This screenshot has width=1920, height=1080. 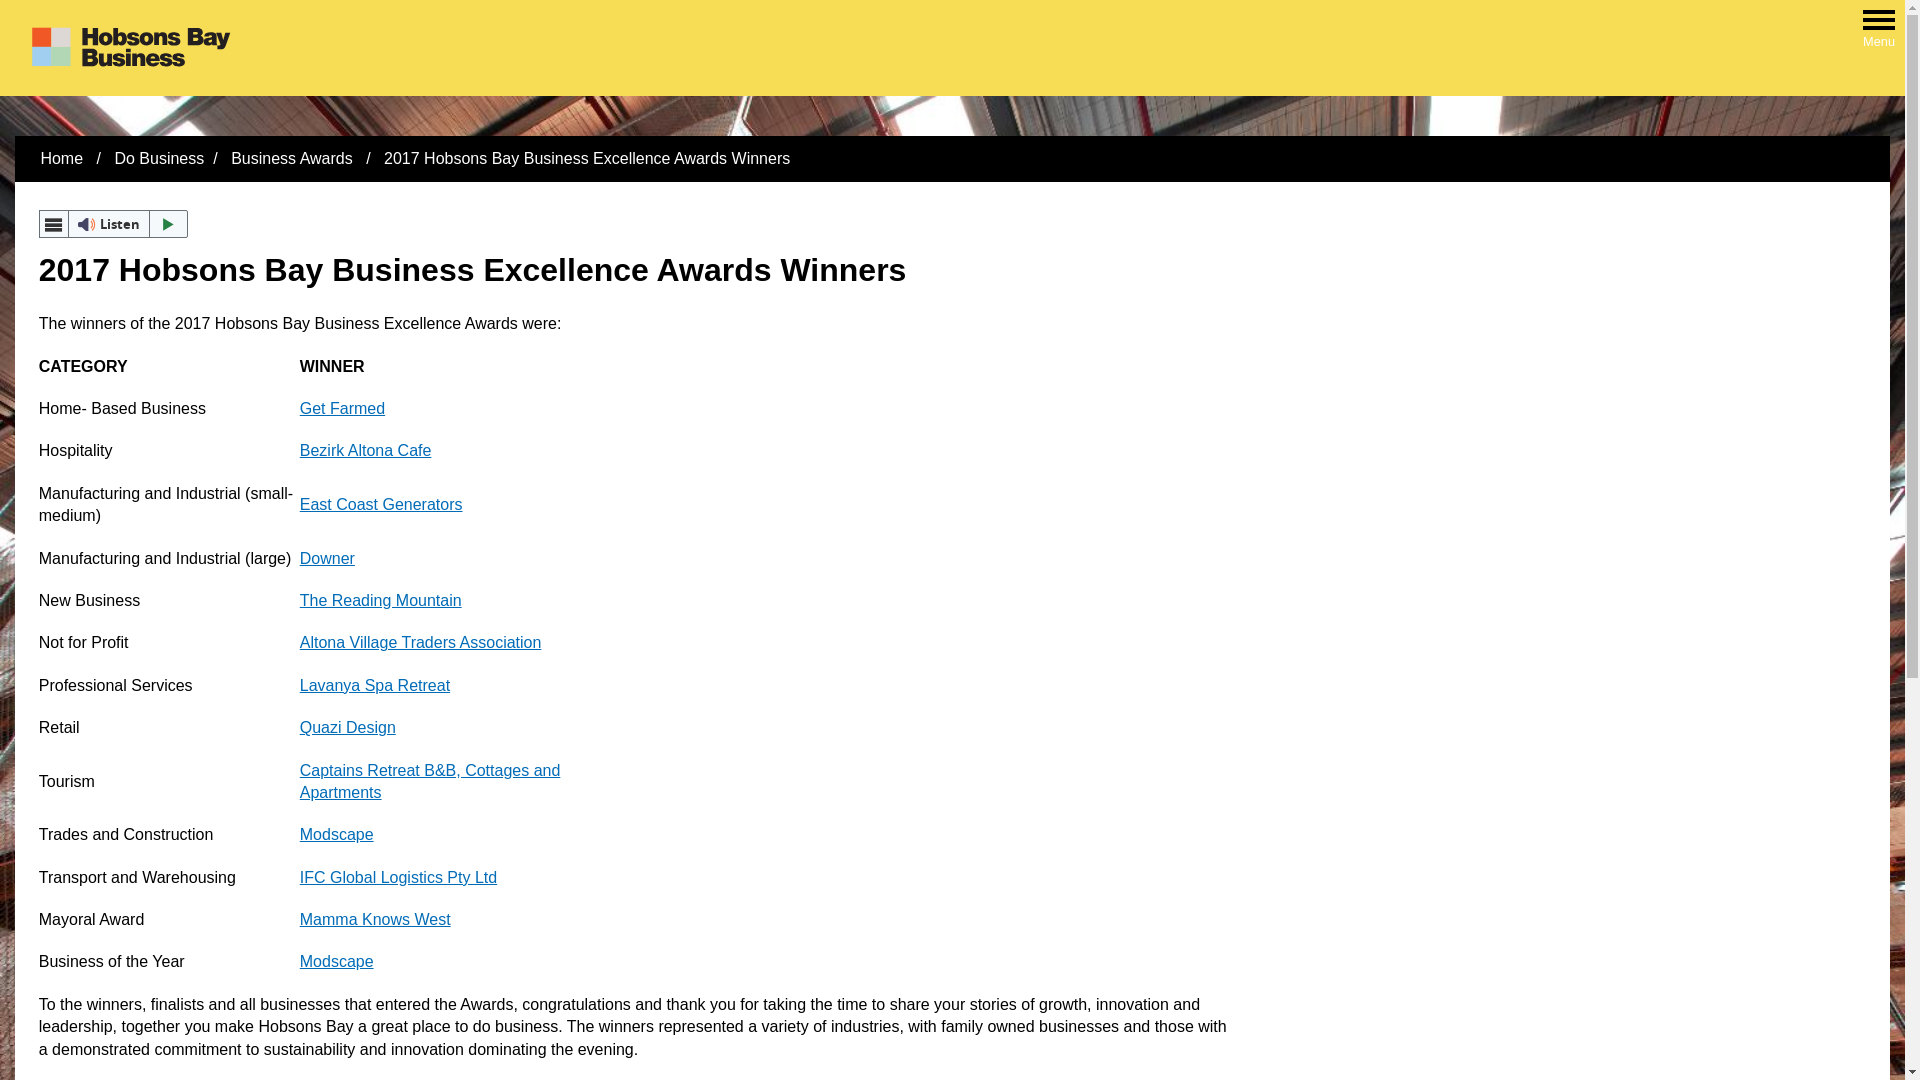 I want to click on 'Business Awards', so click(x=292, y=157).